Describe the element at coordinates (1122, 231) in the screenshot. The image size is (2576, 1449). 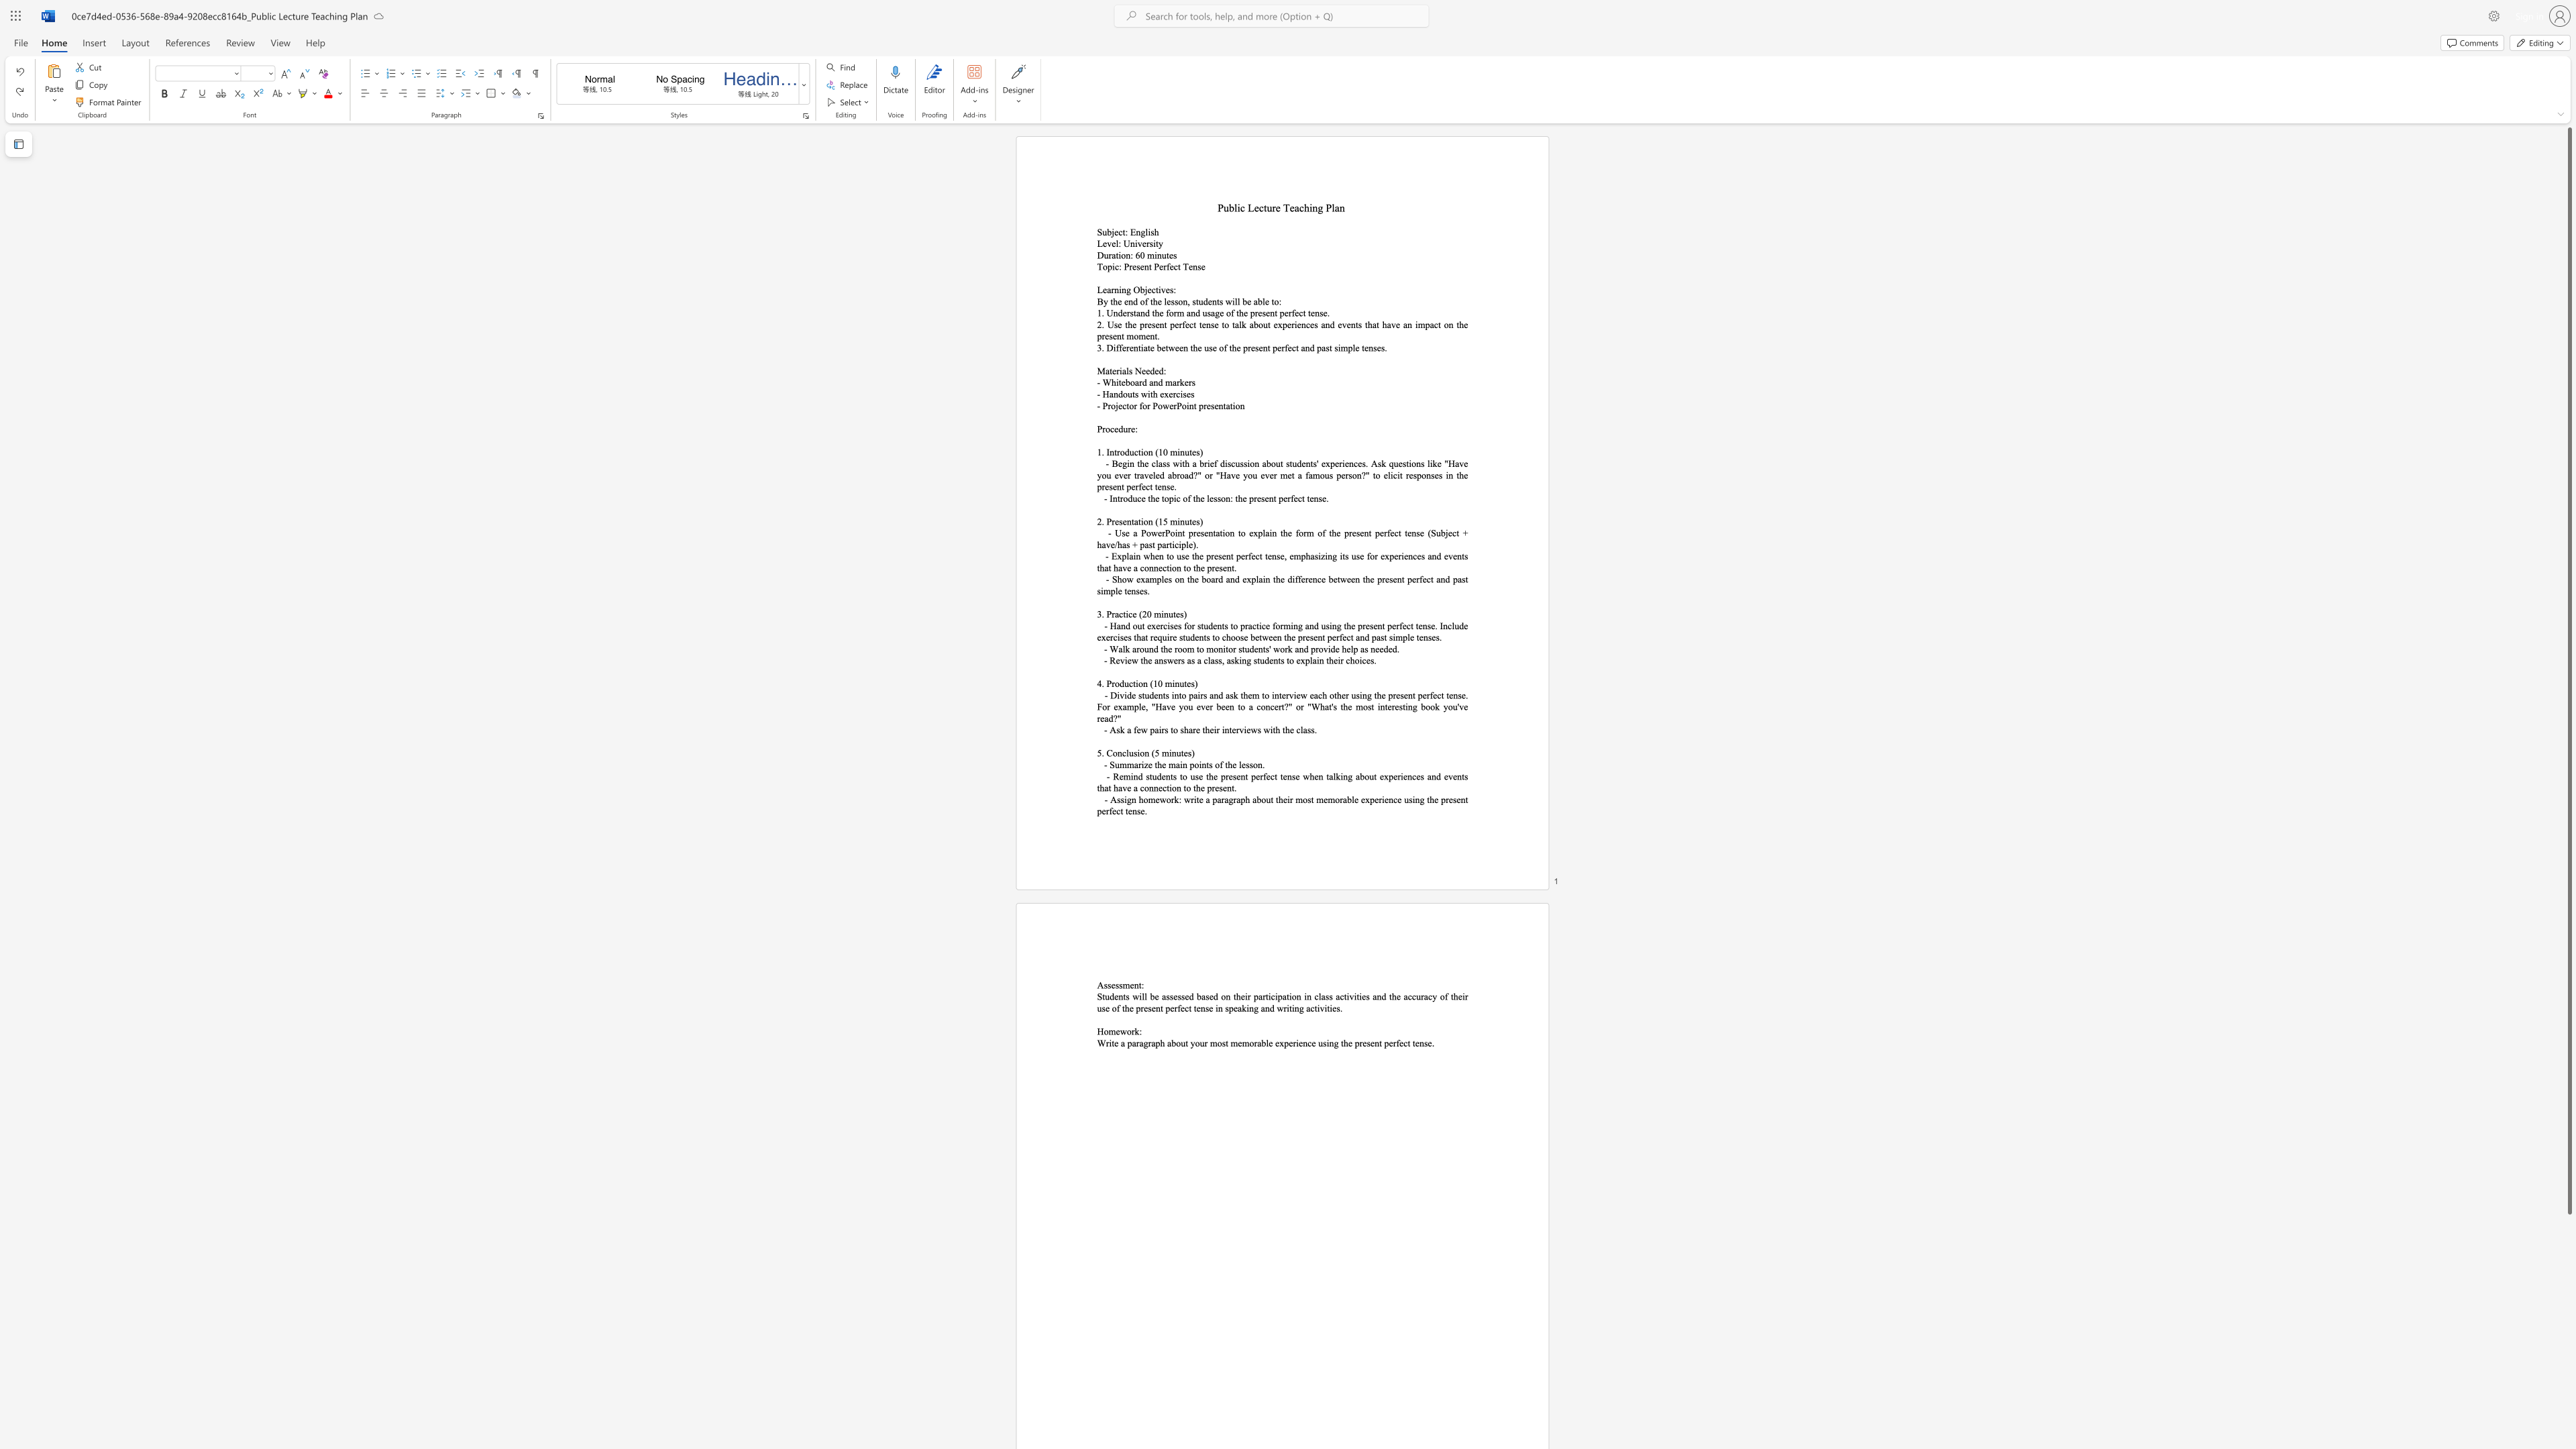
I see `the space between the continuous character "c" and "t" in the text` at that location.